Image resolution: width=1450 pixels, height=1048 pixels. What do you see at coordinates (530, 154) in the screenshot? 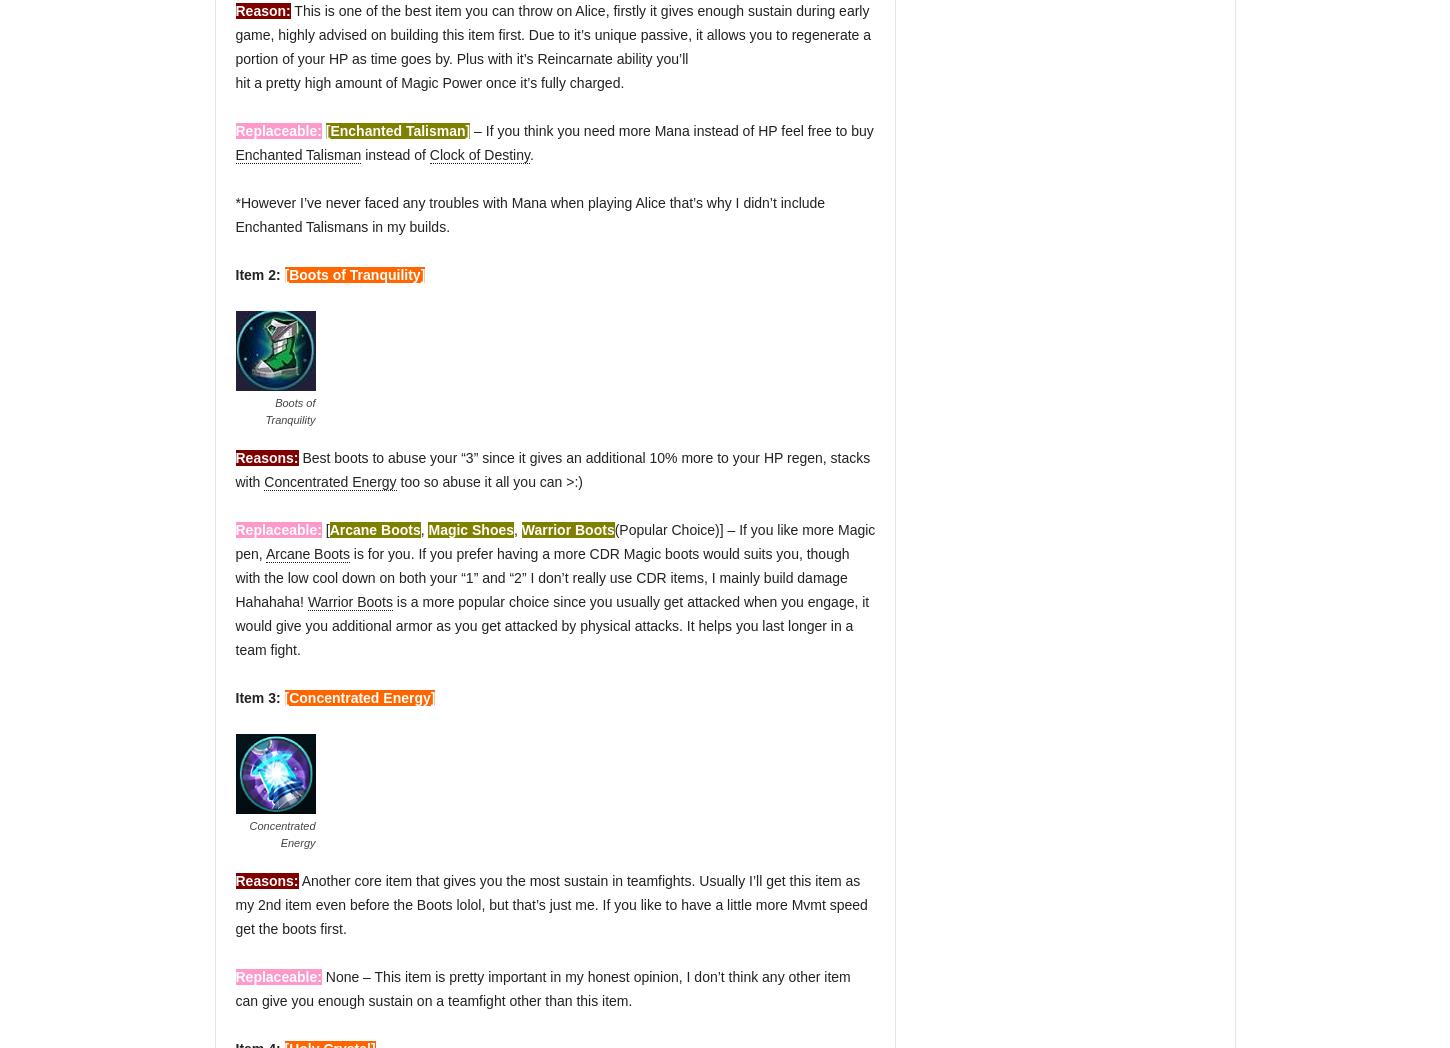
I see `'.'` at bounding box center [530, 154].